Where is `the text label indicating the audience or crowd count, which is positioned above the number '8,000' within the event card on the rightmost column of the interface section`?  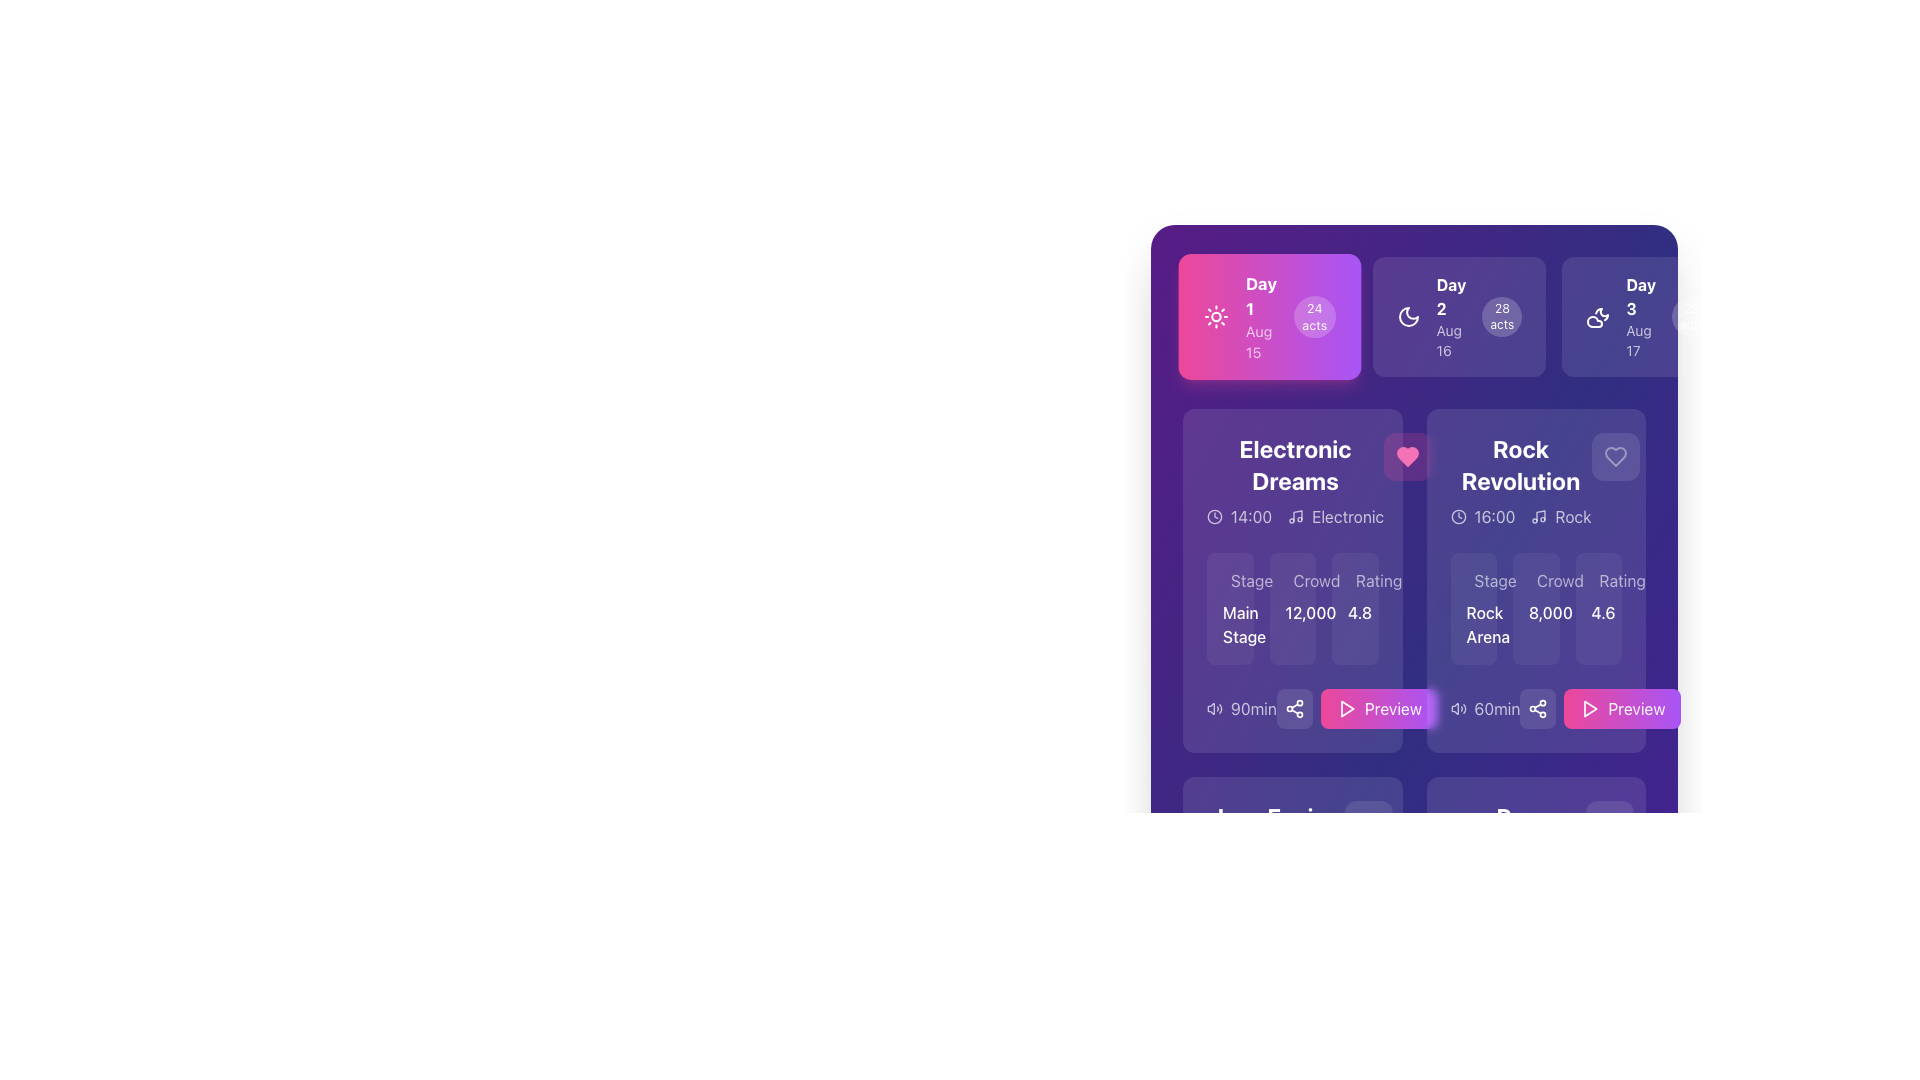 the text label indicating the audience or crowd count, which is positioned above the number '8,000' within the event card on the rightmost column of the interface section is located at coordinates (1535, 581).